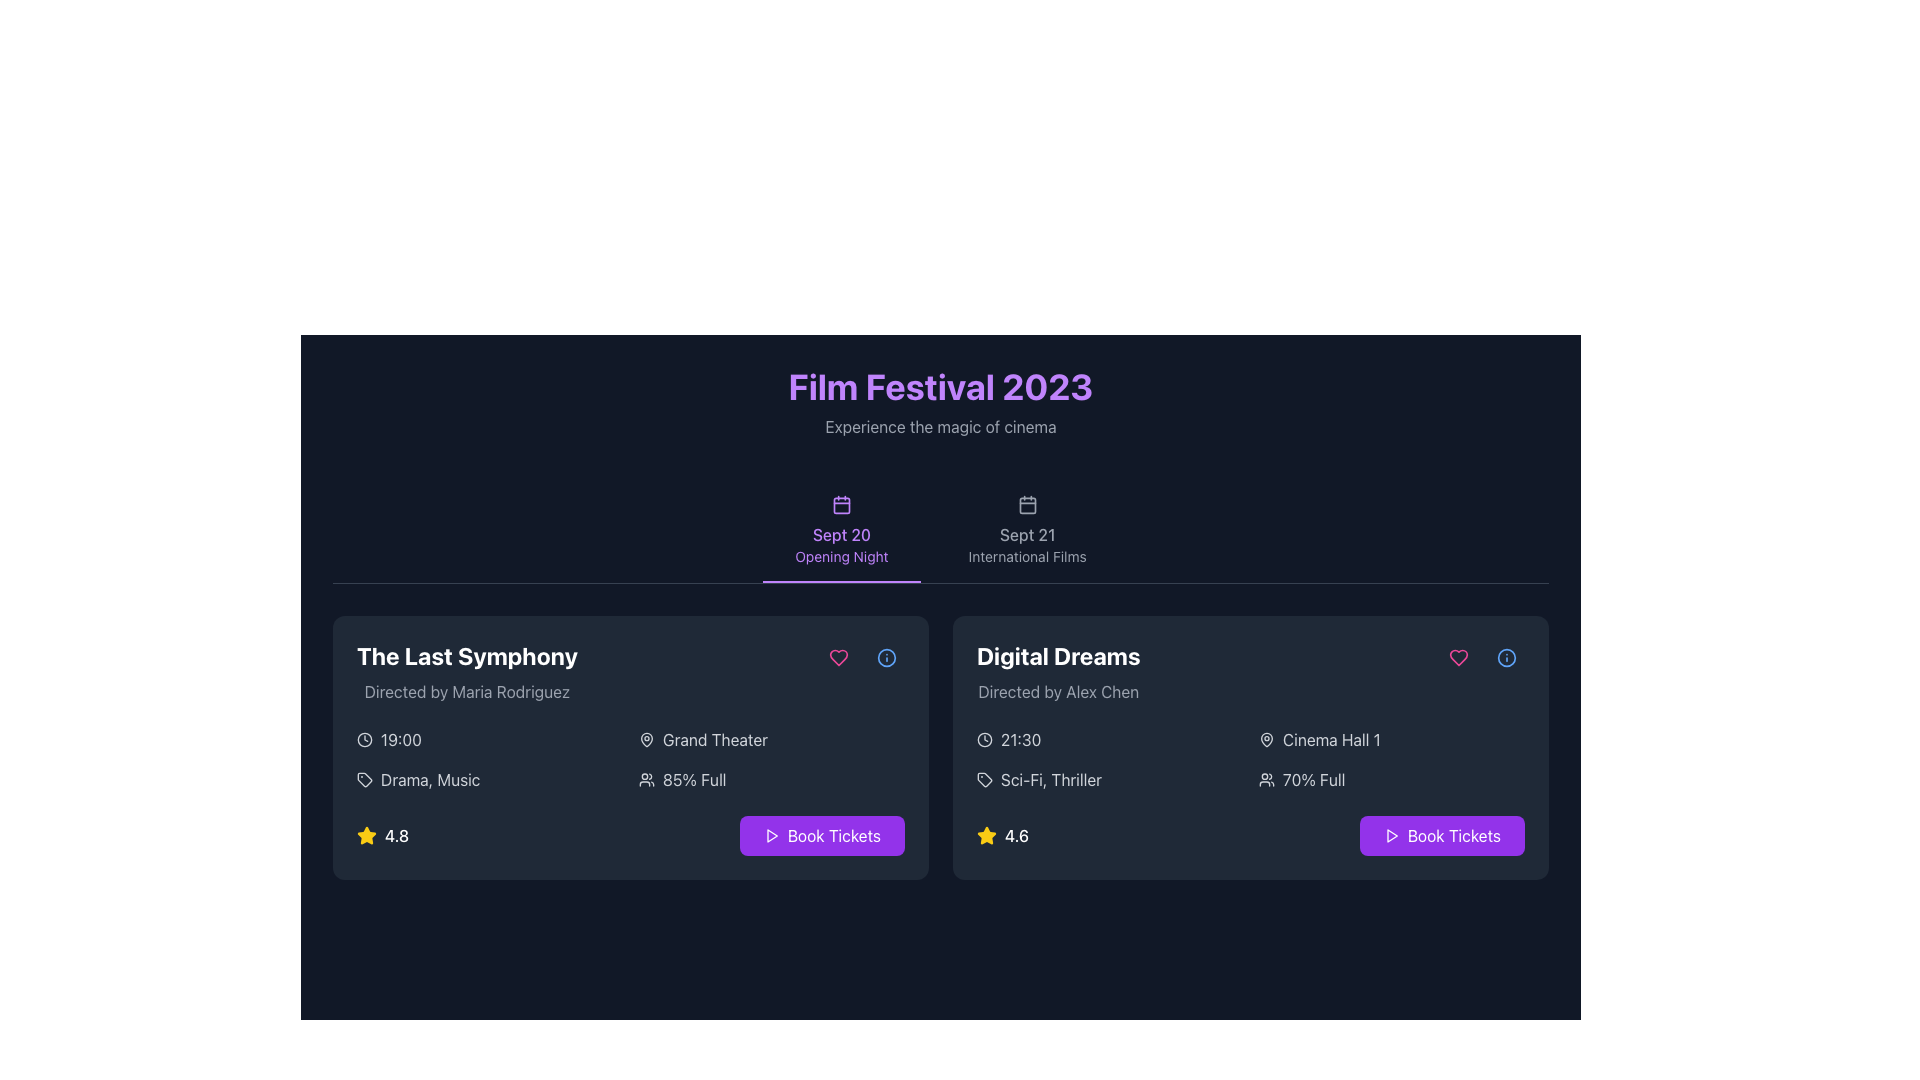 The width and height of the screenshot is (1920, 1080). I want to click on the 'users' symbol icon, which is styled with thin, sharp strokes and located to the left of the '70% Full' text in the bottom right section of the 'Digital Dreams' film card, so click(1266, 778).